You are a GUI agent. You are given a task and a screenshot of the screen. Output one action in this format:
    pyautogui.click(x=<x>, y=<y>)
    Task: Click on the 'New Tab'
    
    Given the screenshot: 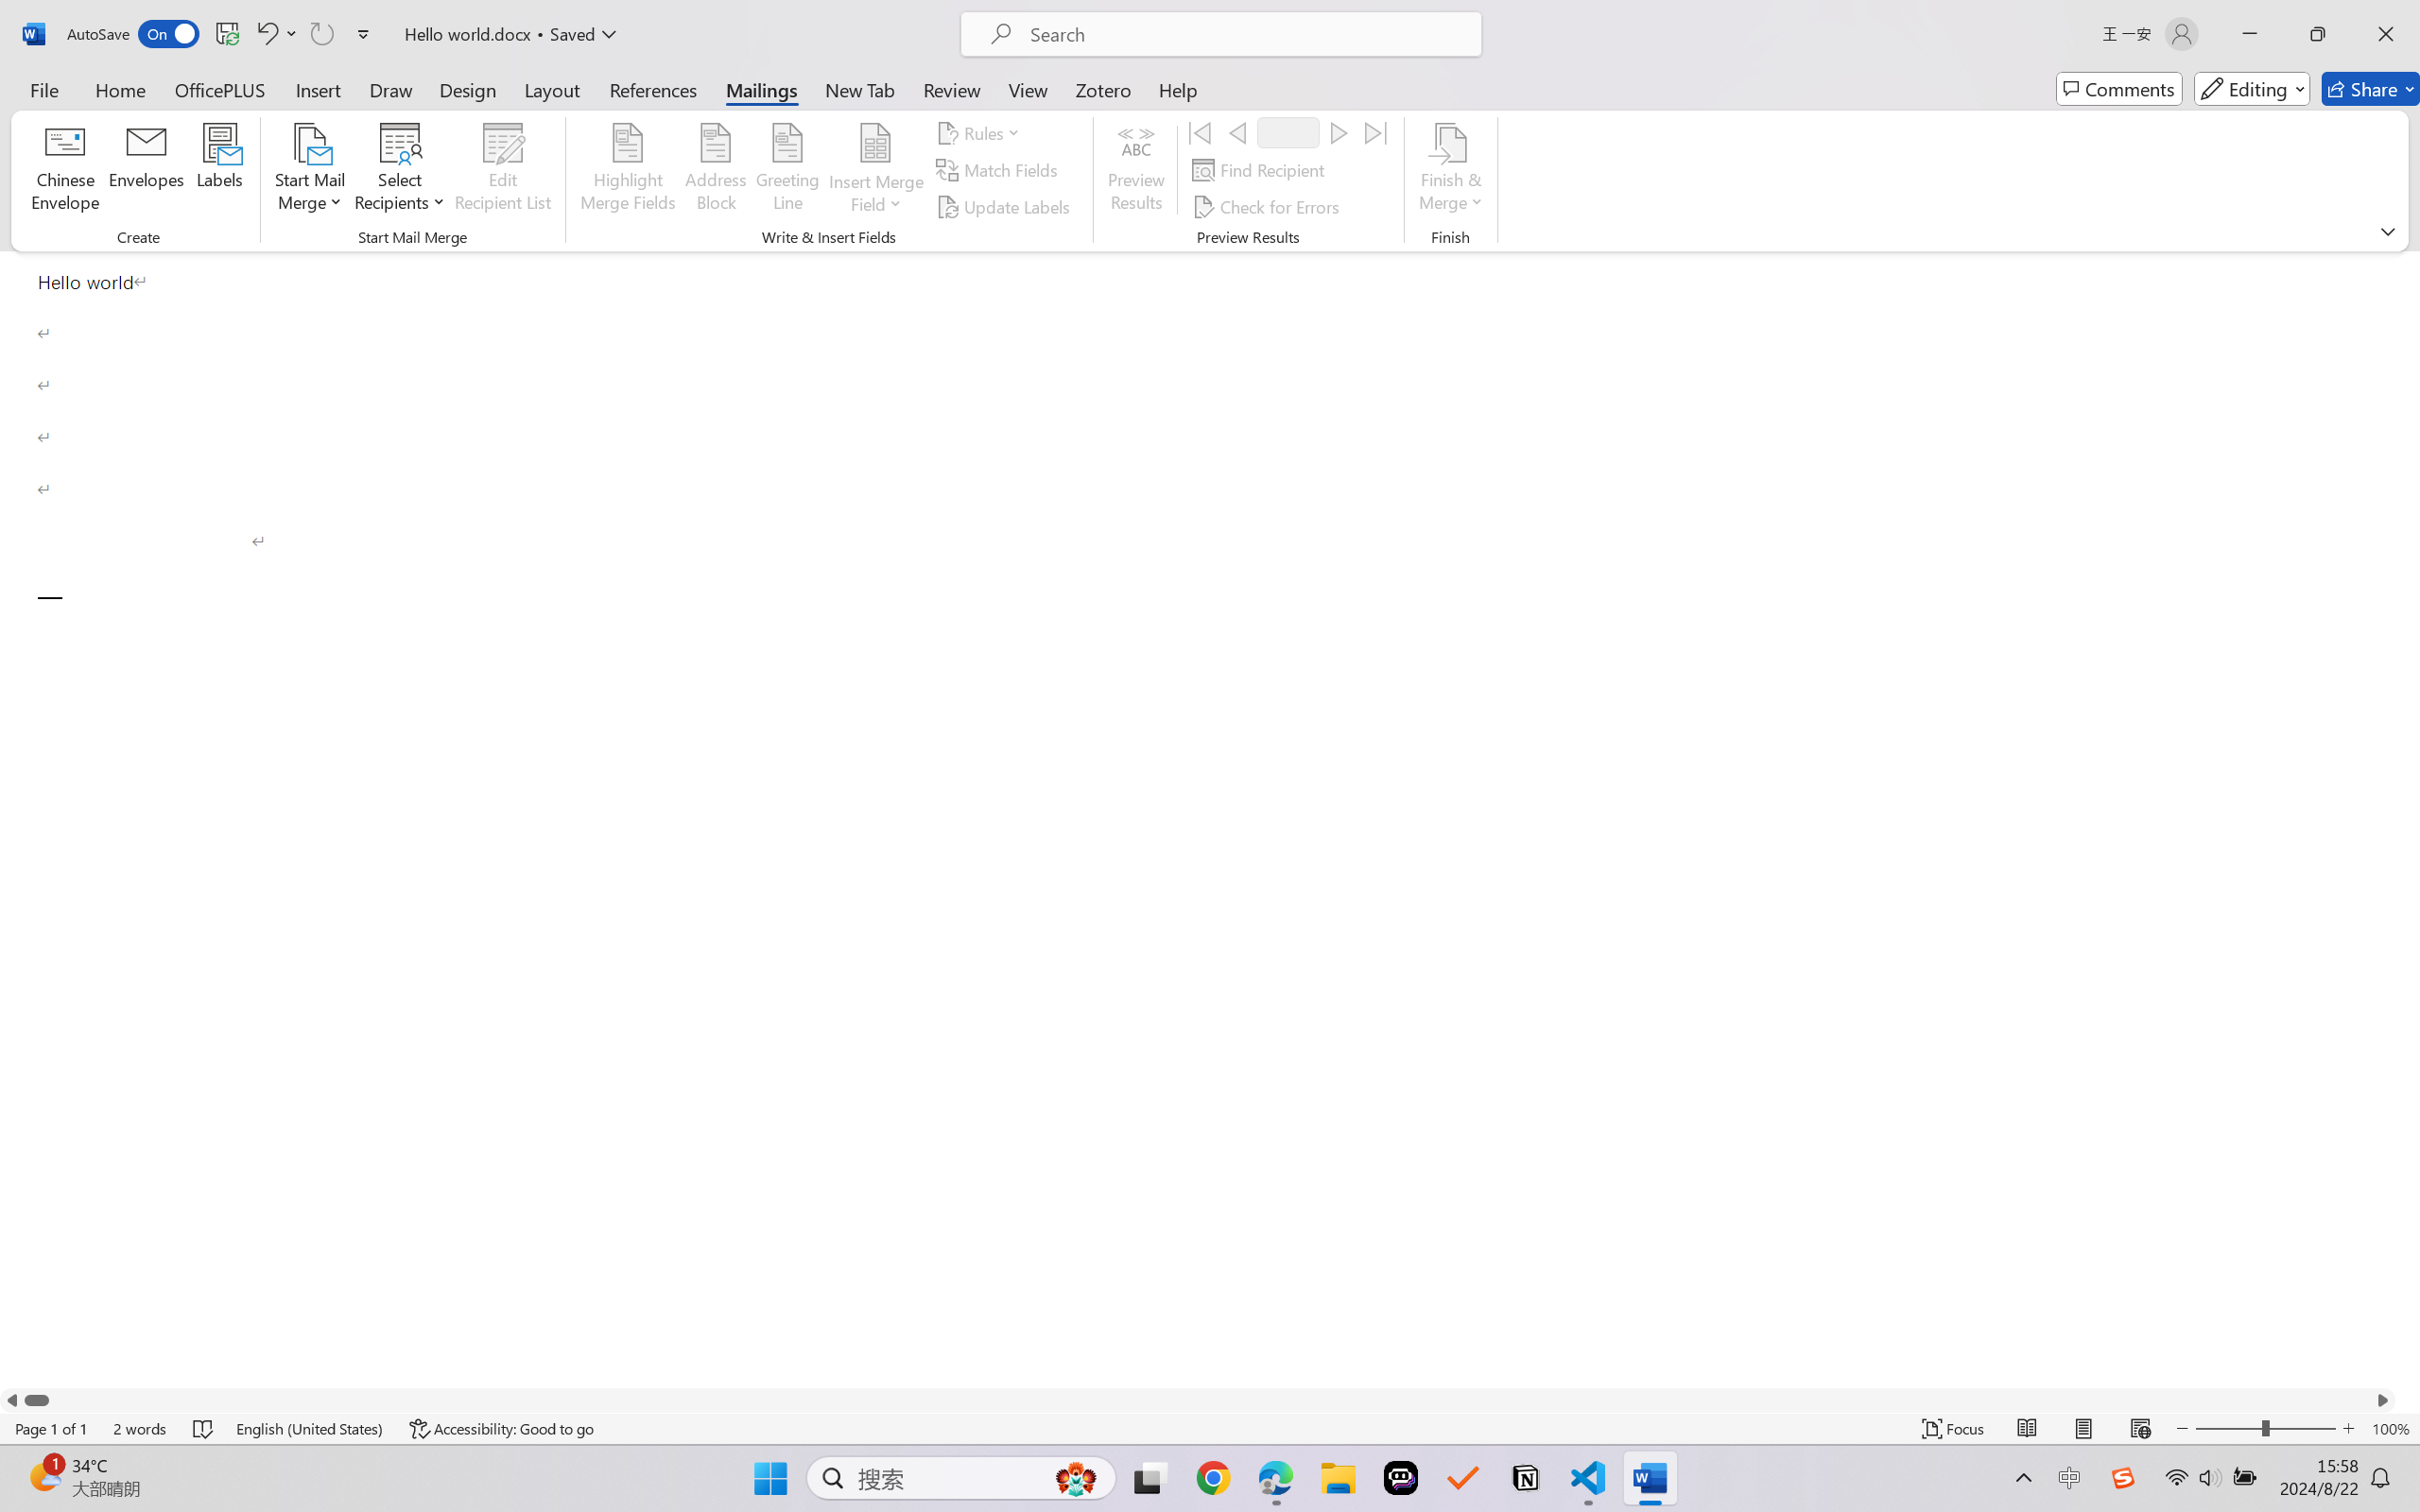 What is the action you would take?
    pyautogui.click(x=859, y=88)
    